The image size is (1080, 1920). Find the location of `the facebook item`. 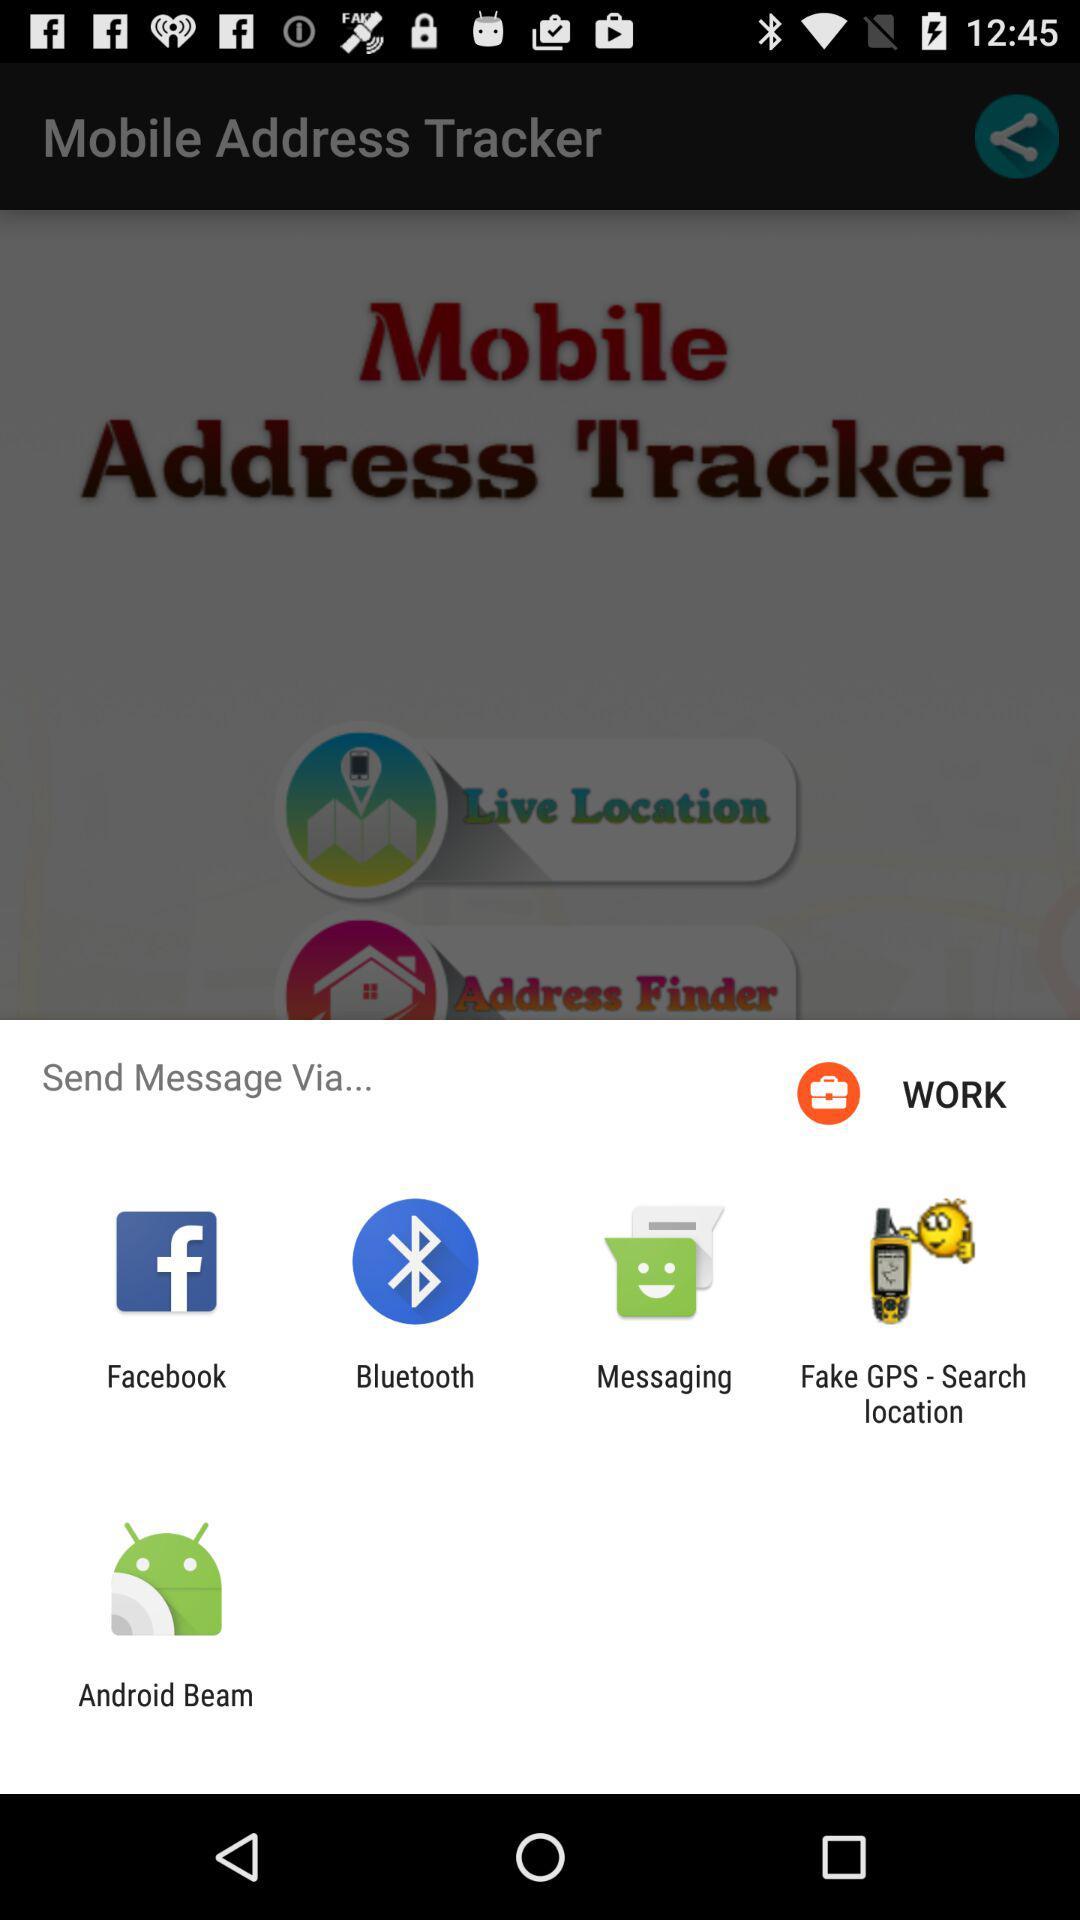

the facebook item is located at coordinates (165, 1392).